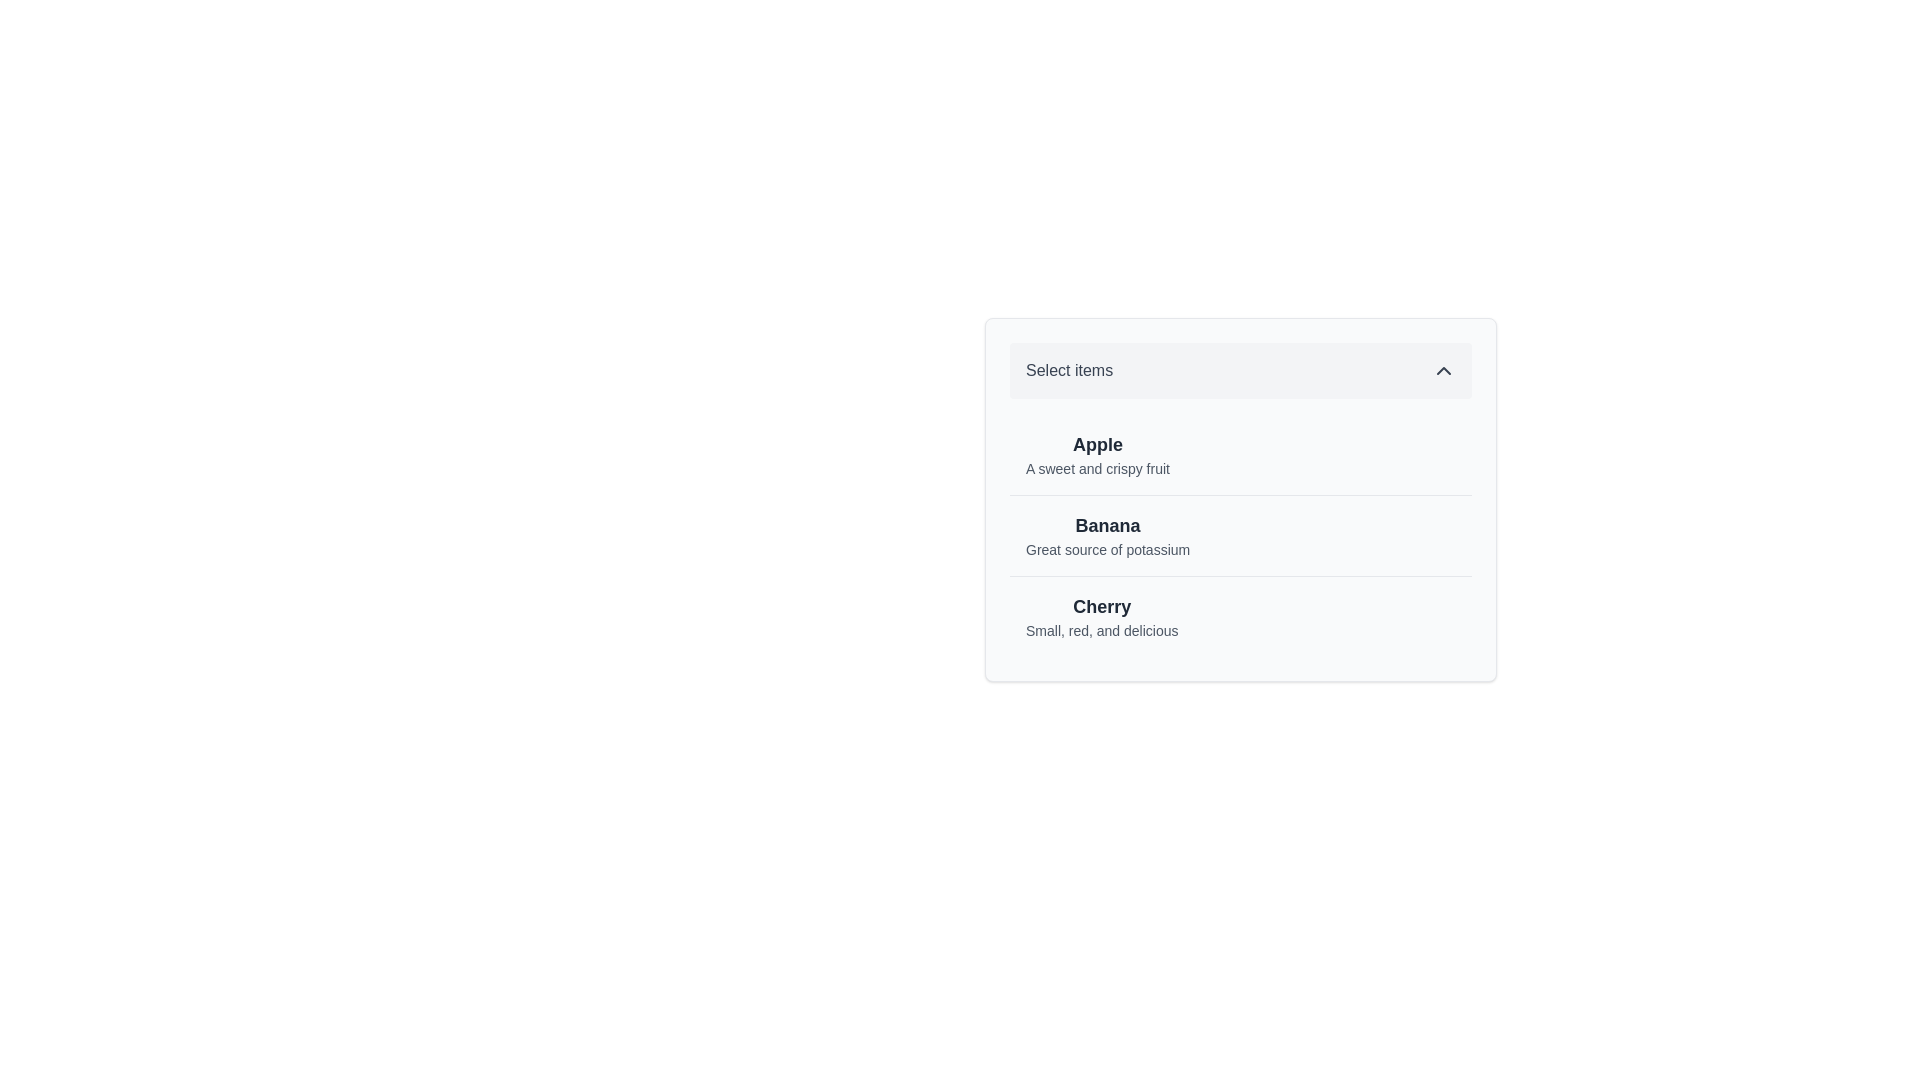 This screenshot has height=1080, width=1920. Describe the element at coordinates (1097, 443) in the screenshot. I see `the static text label displaying 'Apple', which is the first item in the dropdown menu under 'Select items'` at that location.